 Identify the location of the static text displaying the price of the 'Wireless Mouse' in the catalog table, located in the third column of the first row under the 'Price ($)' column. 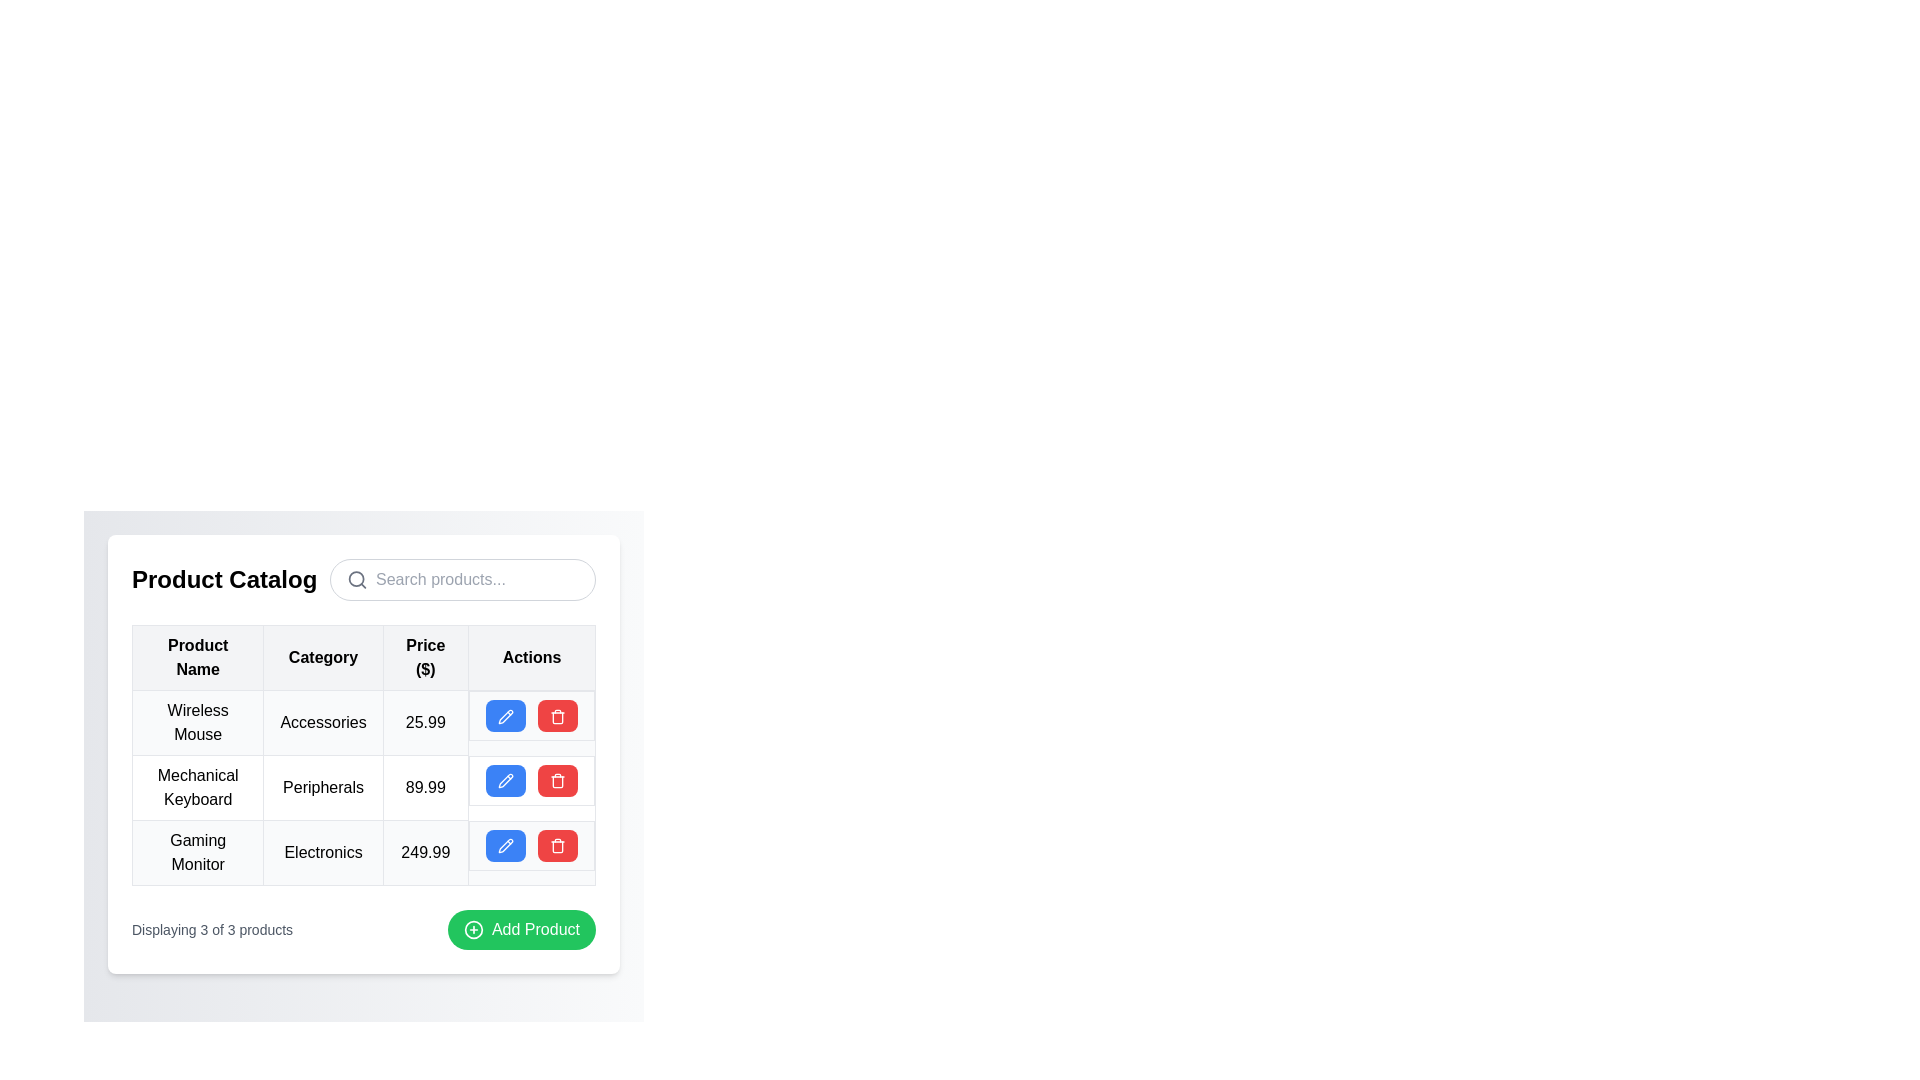
(424, 722).